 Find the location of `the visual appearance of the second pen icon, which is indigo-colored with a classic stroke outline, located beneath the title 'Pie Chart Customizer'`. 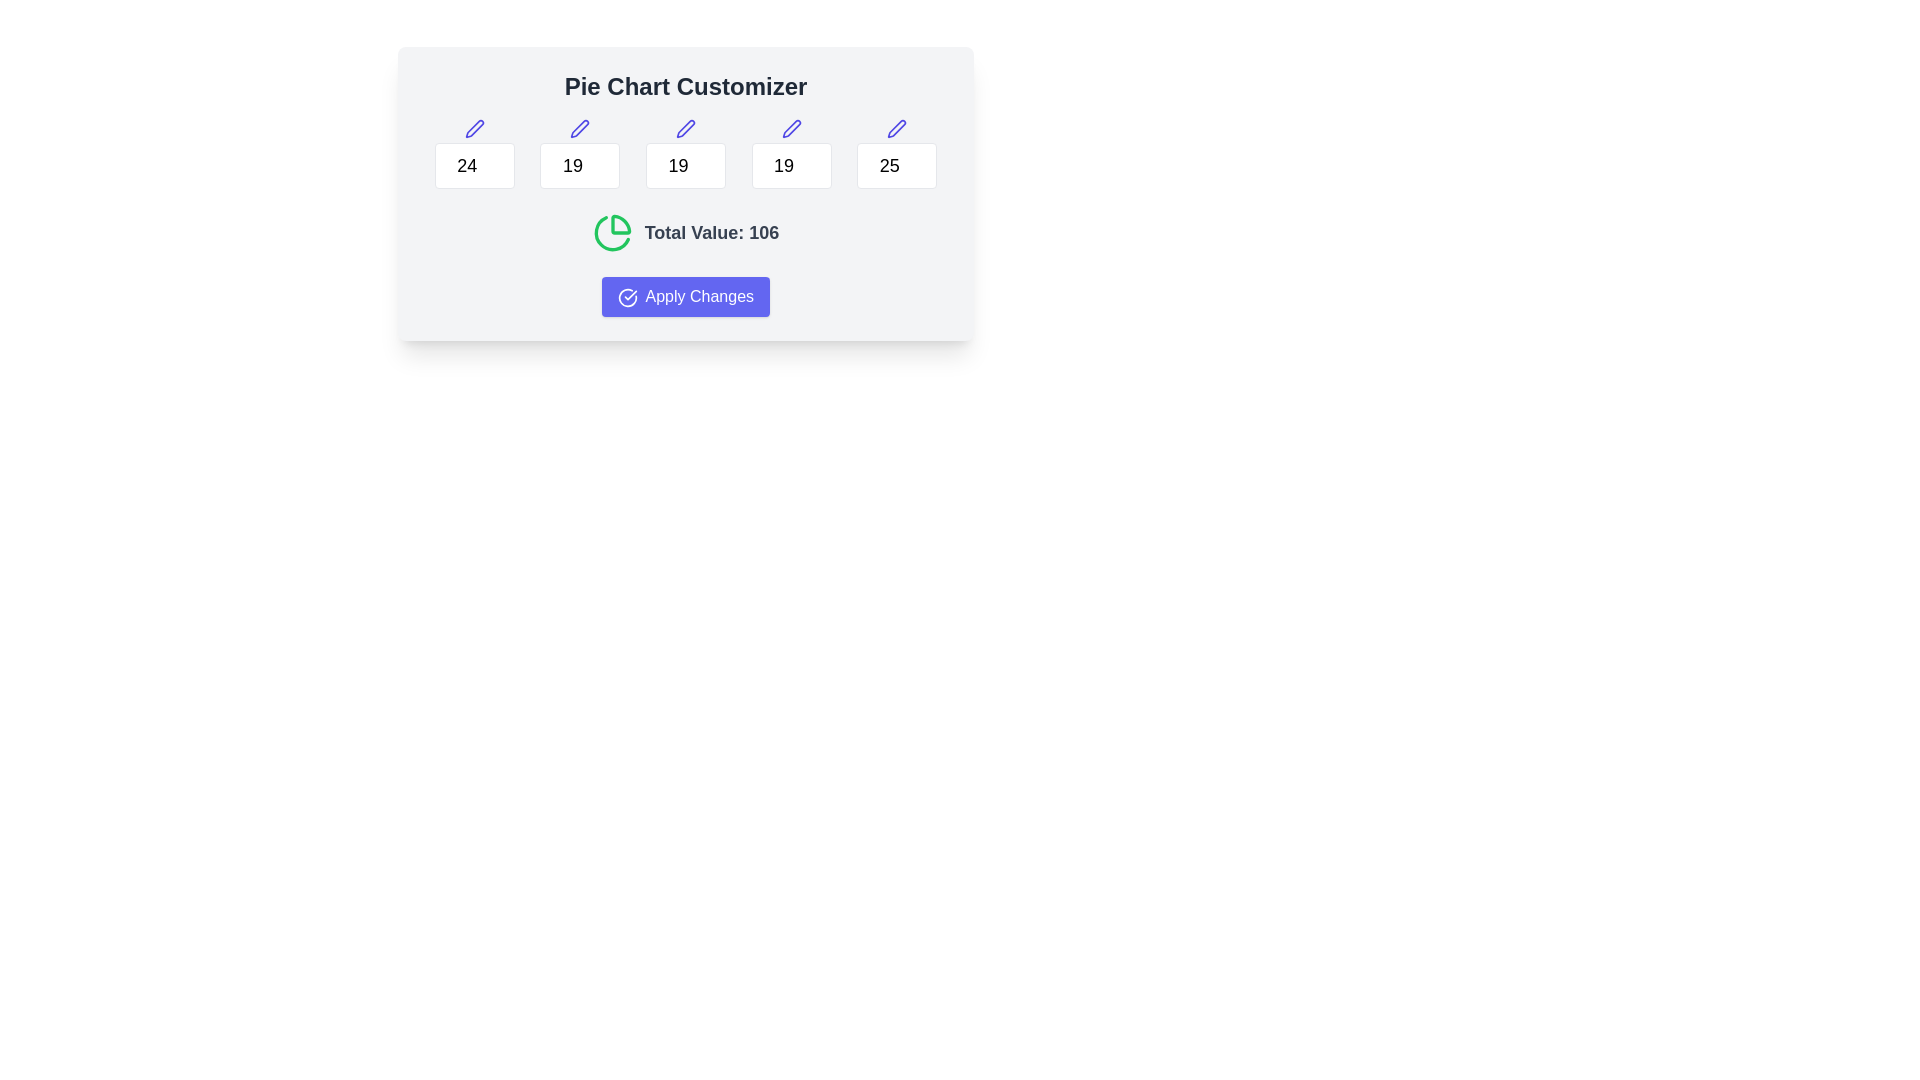

the visual appearance of the second pen icon, which is indigo-colored with a classic stroke outline, located beneath the title 'Pie Chart Customizer' is located at coordinates (473, 128).